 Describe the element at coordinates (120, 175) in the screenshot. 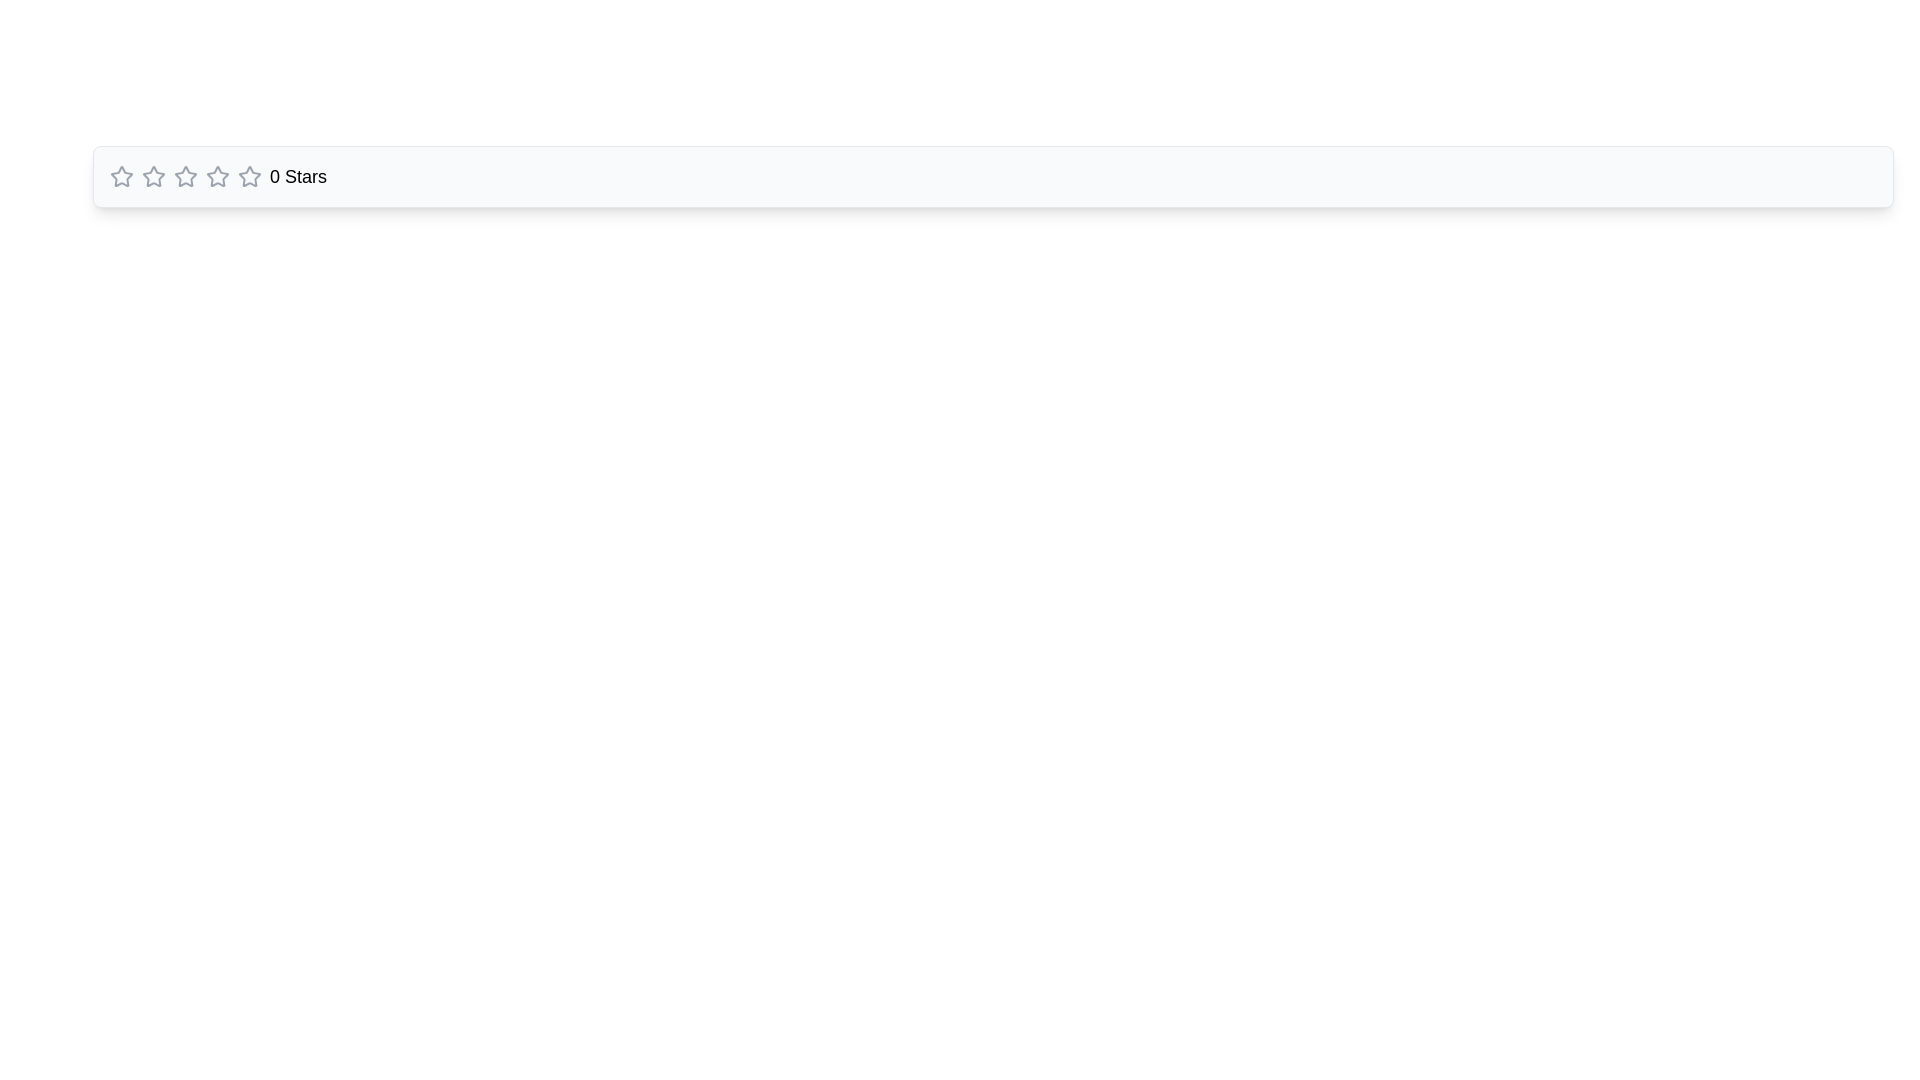

I see `the first star-shaped rating icon` at that location.